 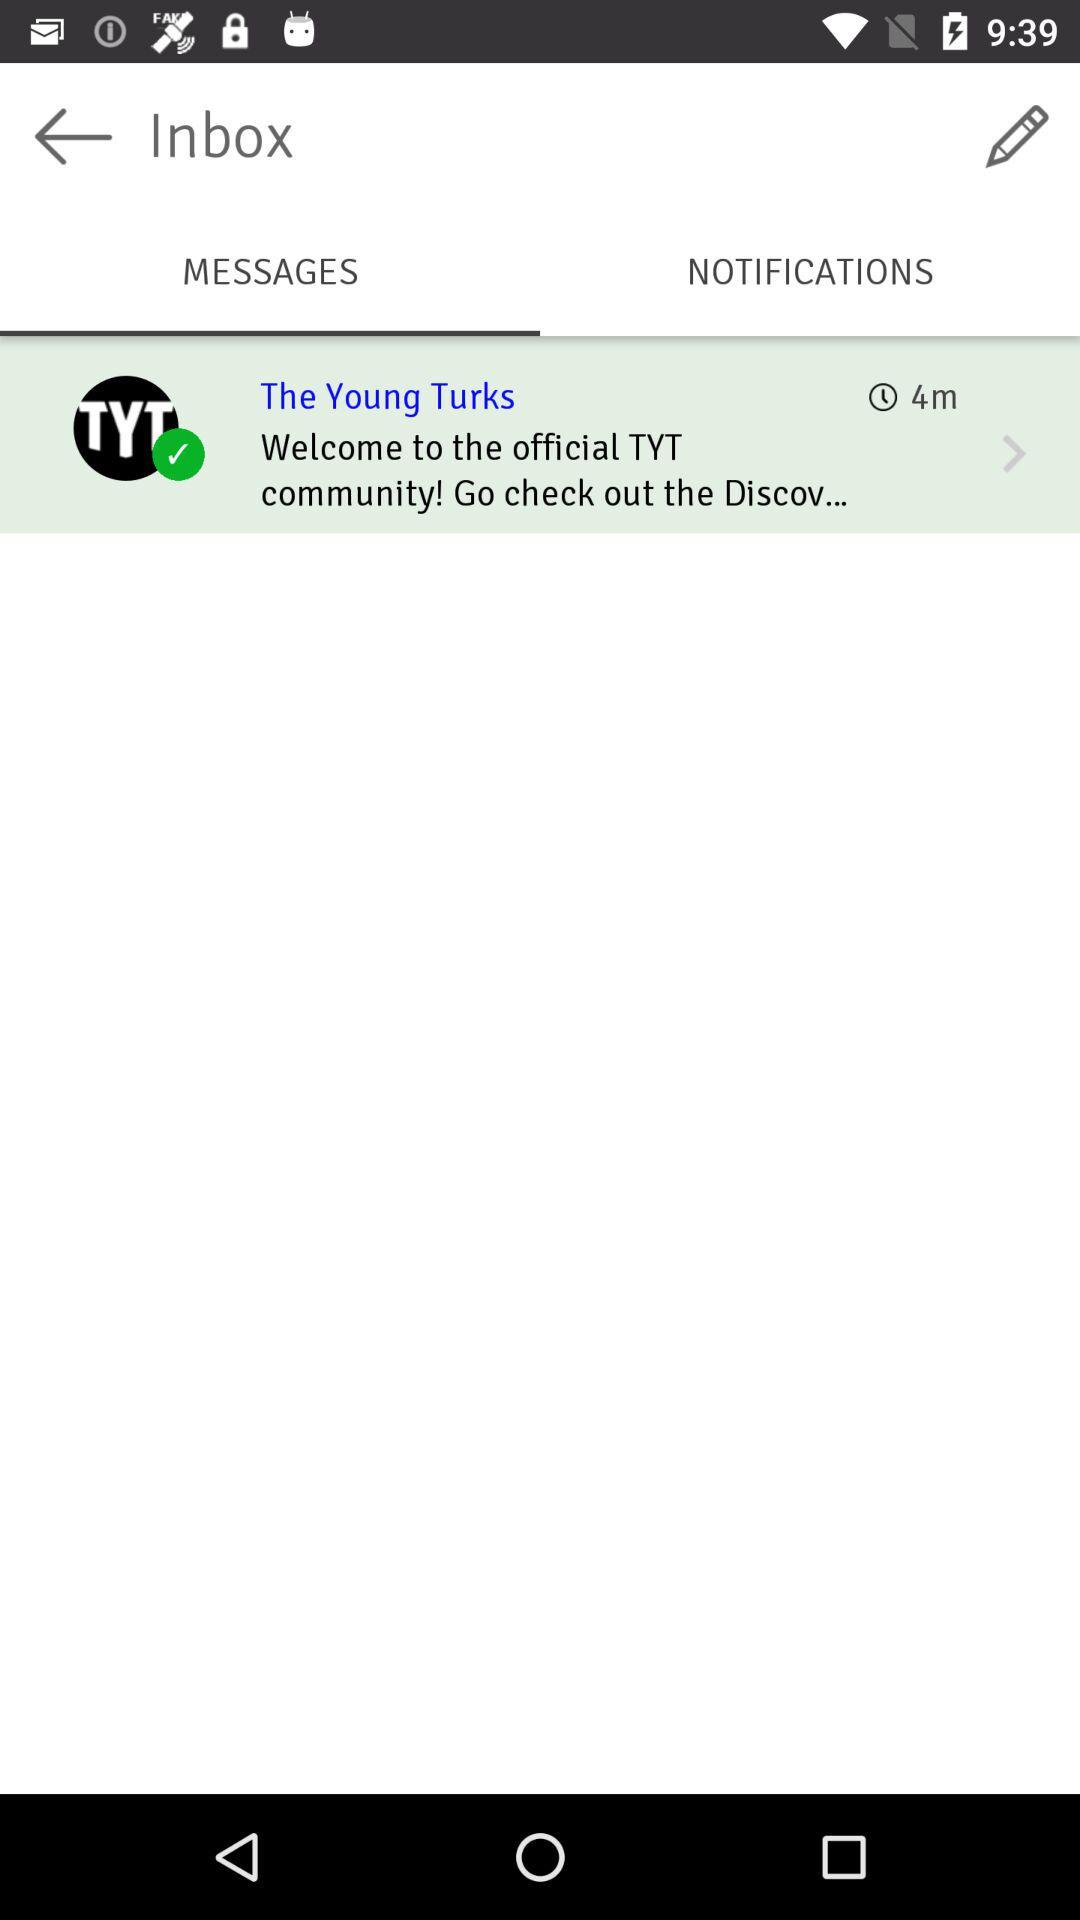 What do you see at coordinates (72, 135) in the screenshot?
I see `back to inbox` at bounding box center [72, 135].